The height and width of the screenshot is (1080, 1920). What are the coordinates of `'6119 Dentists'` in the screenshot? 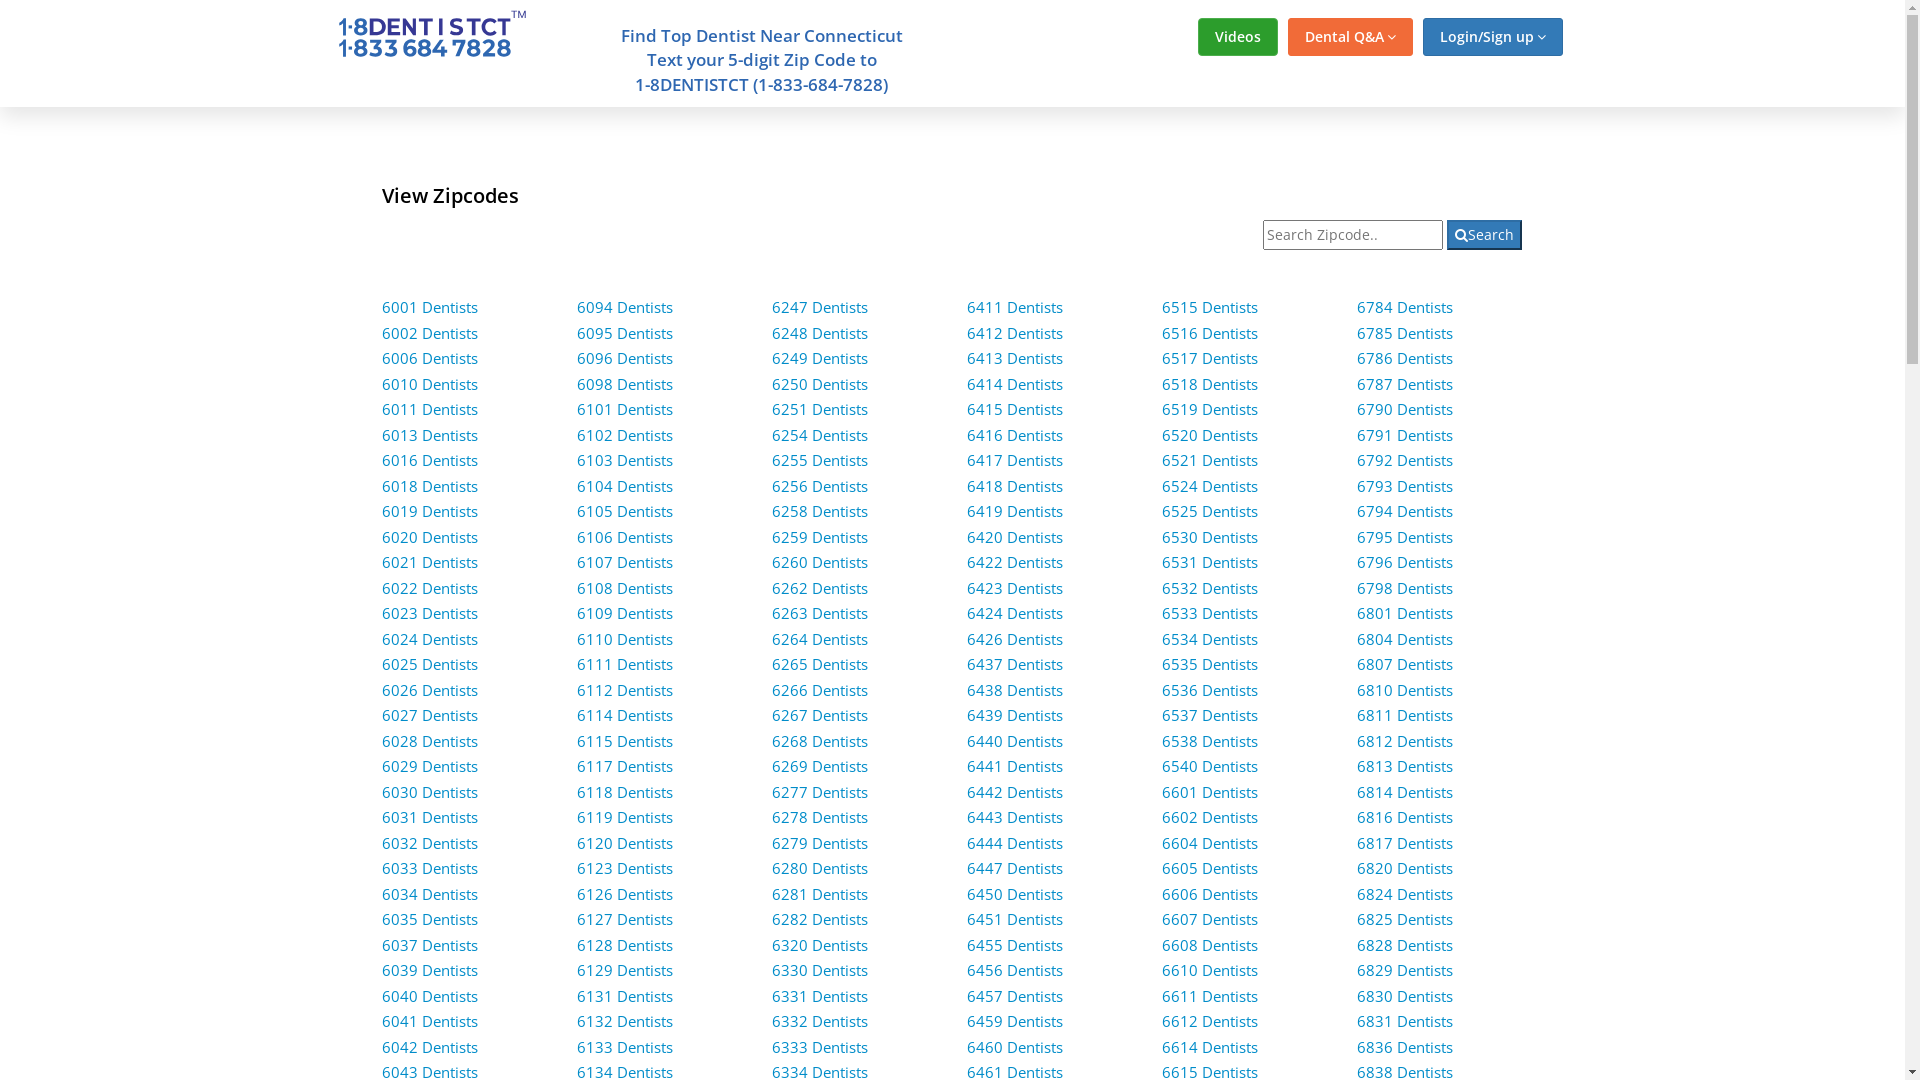 It's located at (623, 817).